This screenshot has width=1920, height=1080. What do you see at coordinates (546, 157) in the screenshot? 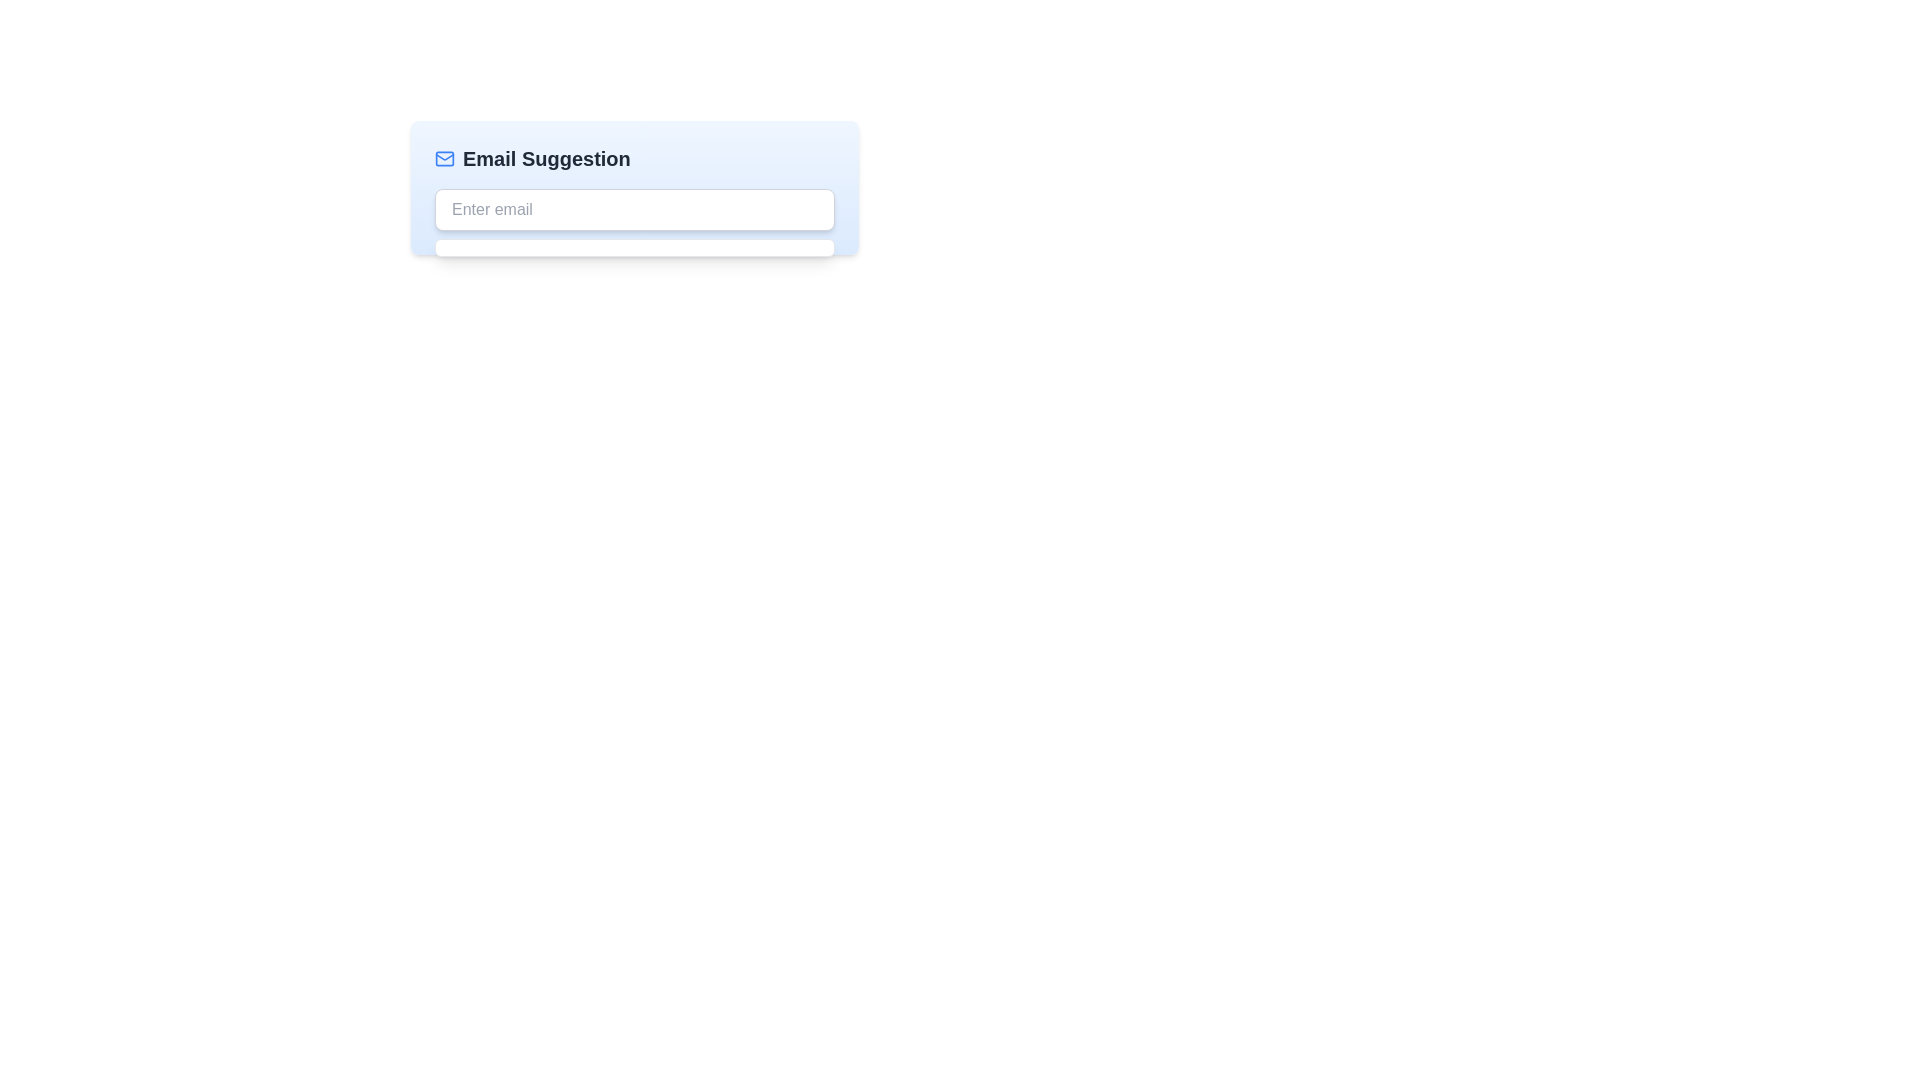
I see `the text label that reads 'Email Suggestion', styled in bold dark gray, located at the top of the email suggestion component next to the blue mail icon` at bounding box center [546, 157].